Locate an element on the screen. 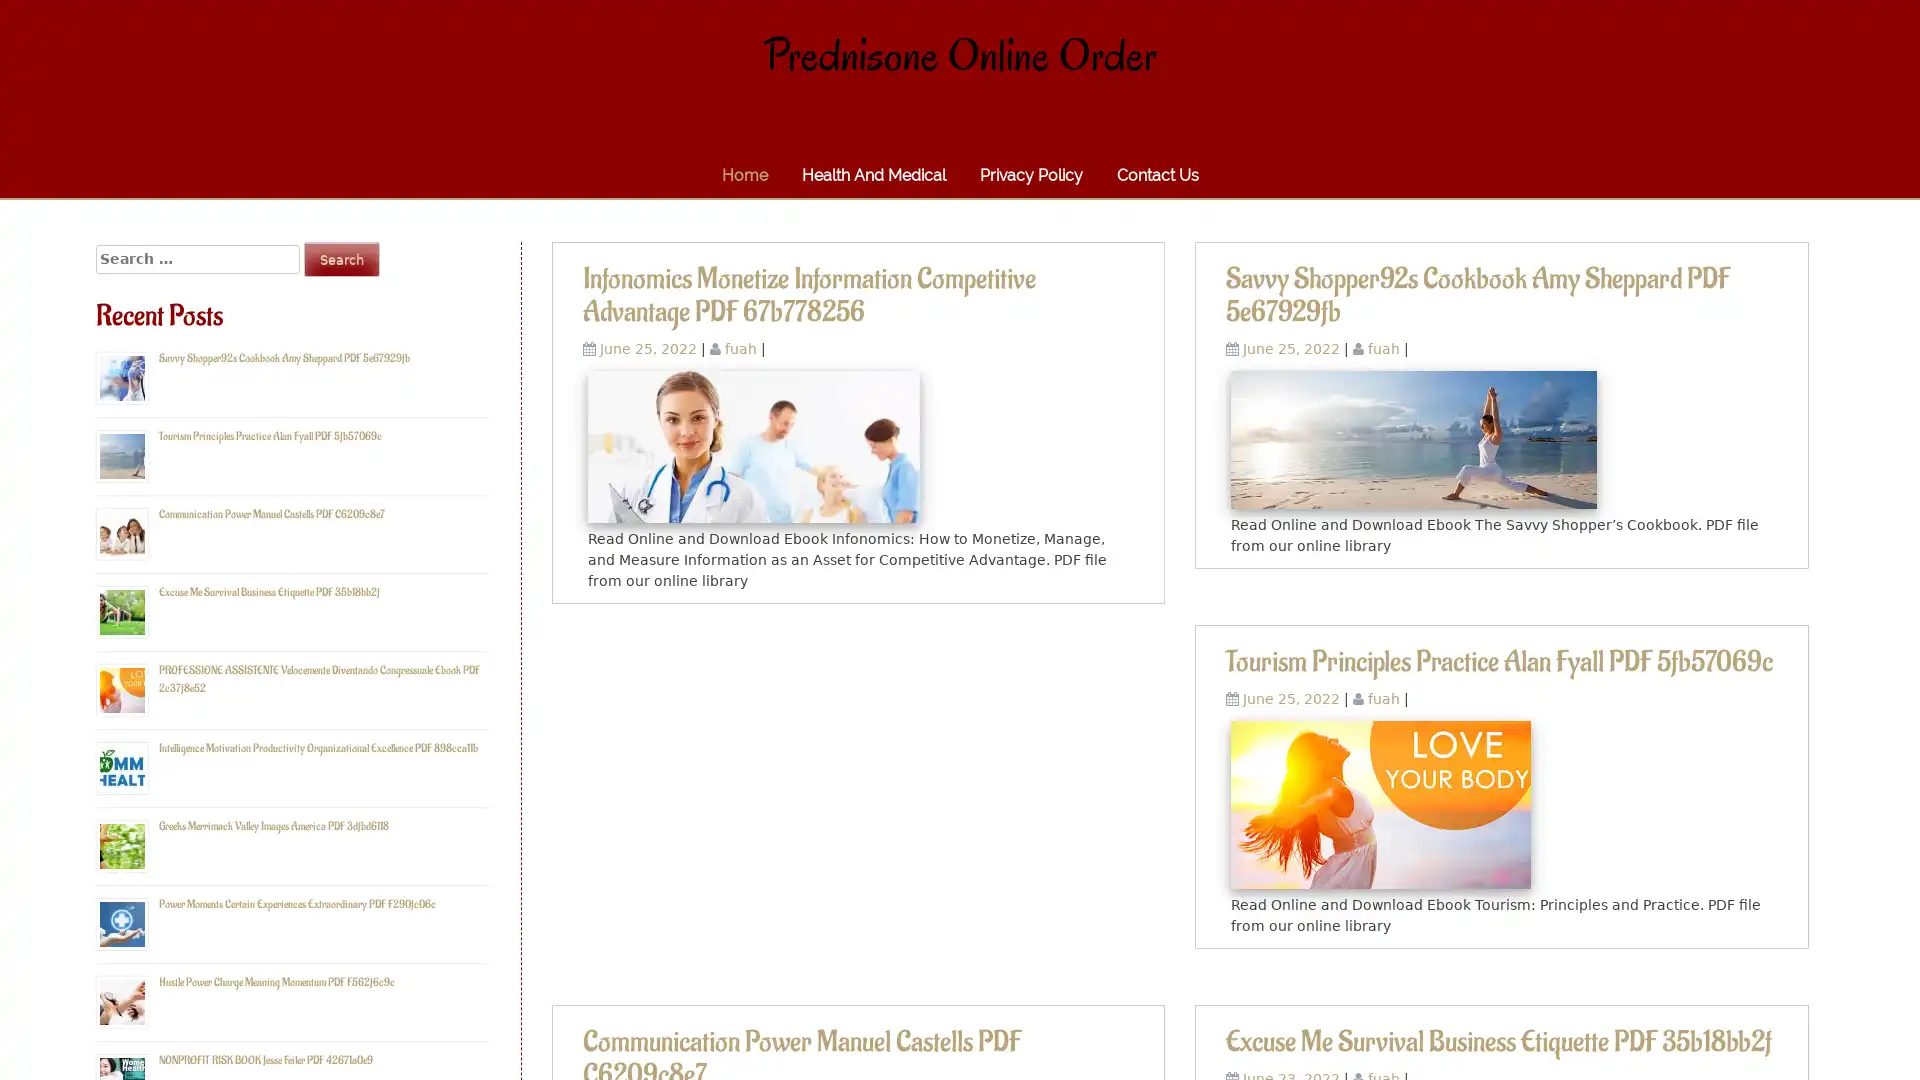  Search is located at coordinates (341, 258).